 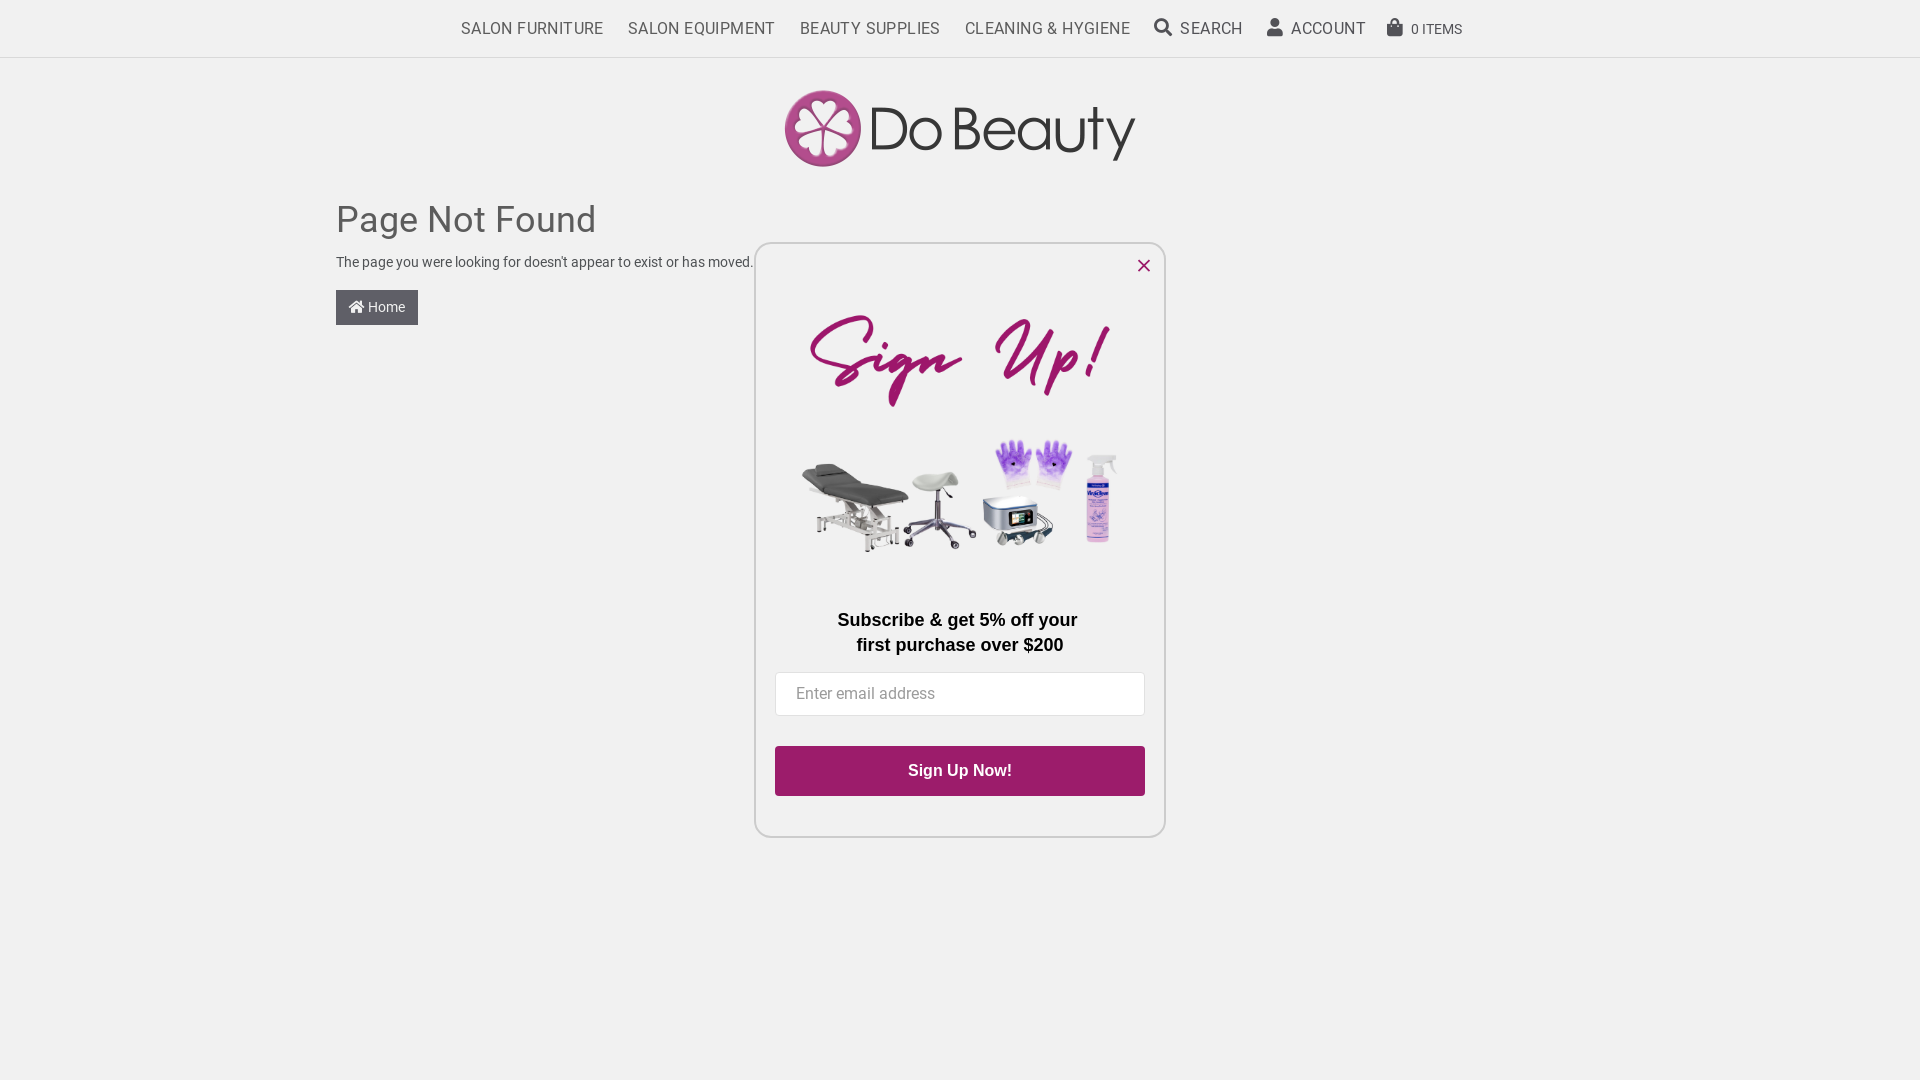 I want to click on 'SEARCH', so click(x=1142, y=29).